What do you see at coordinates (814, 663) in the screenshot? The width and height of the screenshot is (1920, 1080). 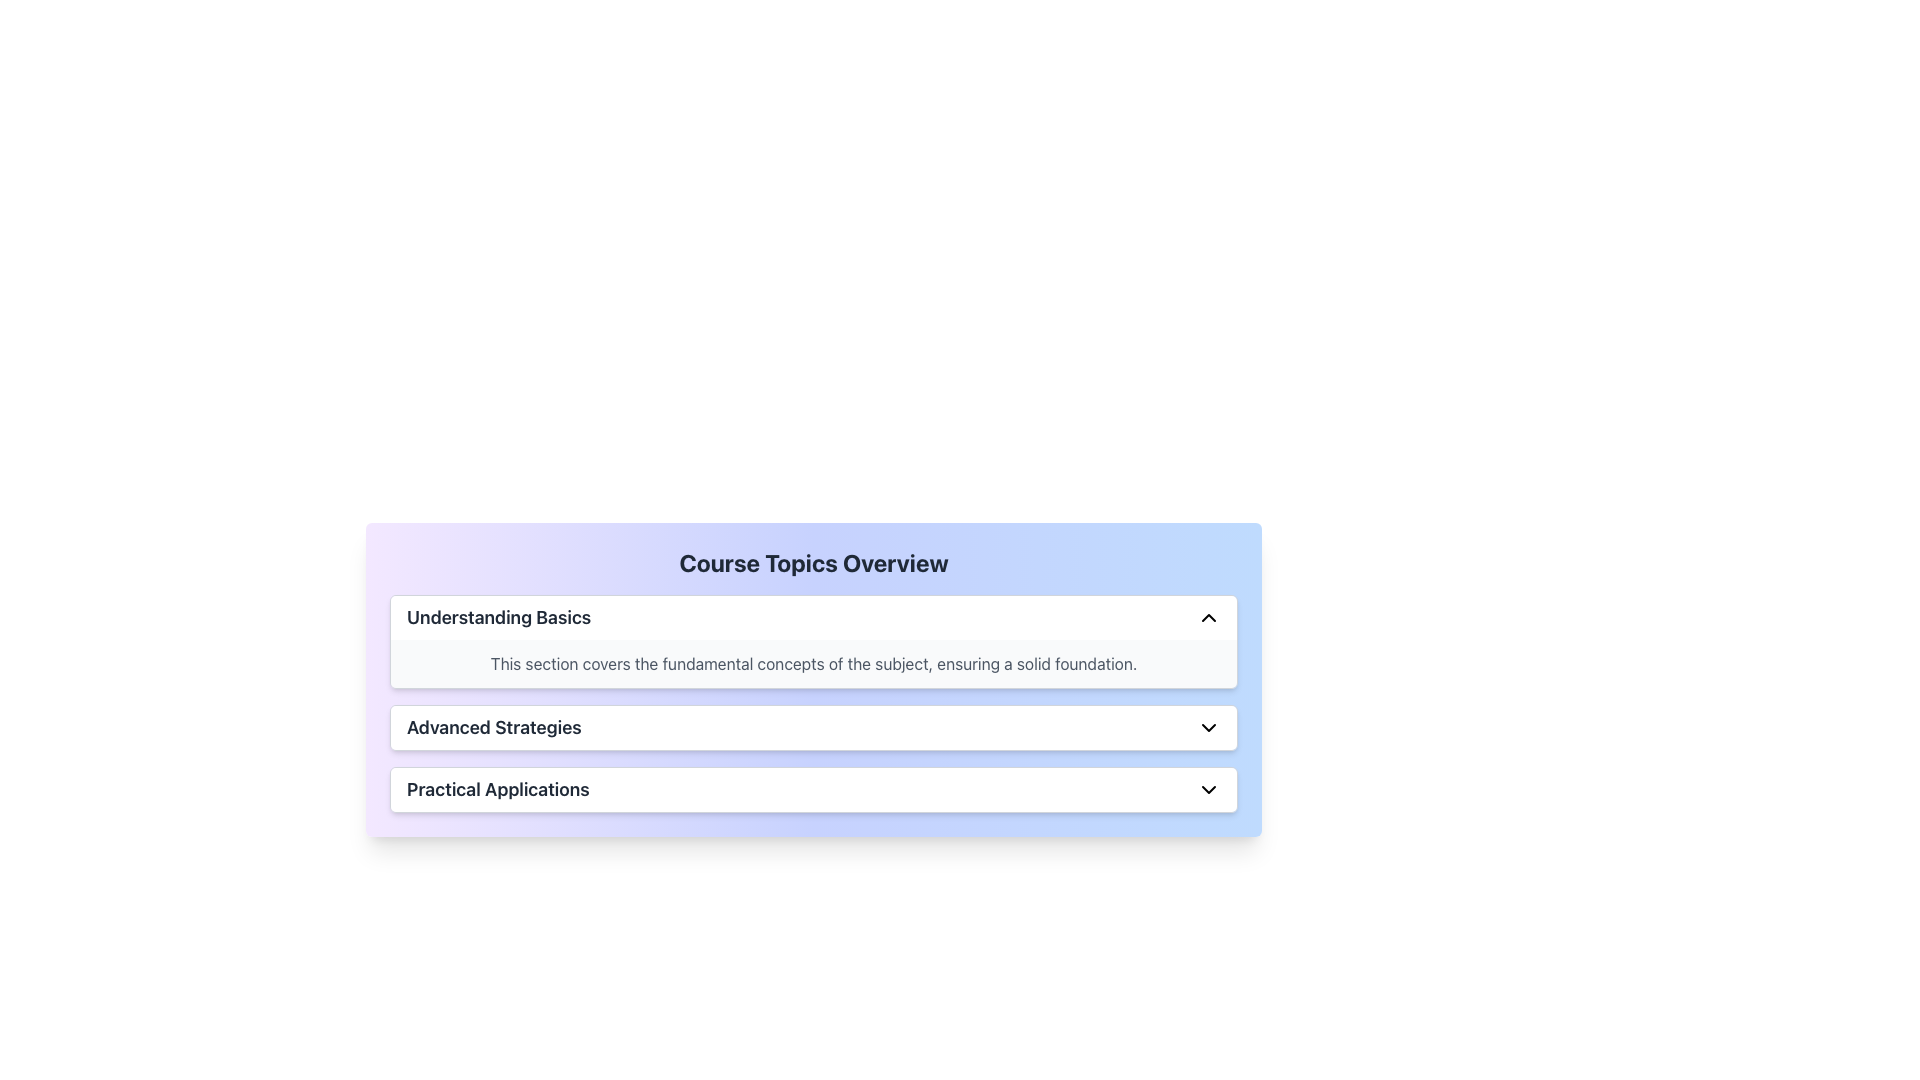 I see `informational text block that reads 'This section covers the fundamental concepts of the subject, ensuring a solid foundation.' which is styled with a gray background and is positioned beneath the 'Understanding Basics' header` at bounding box center [814, 663].